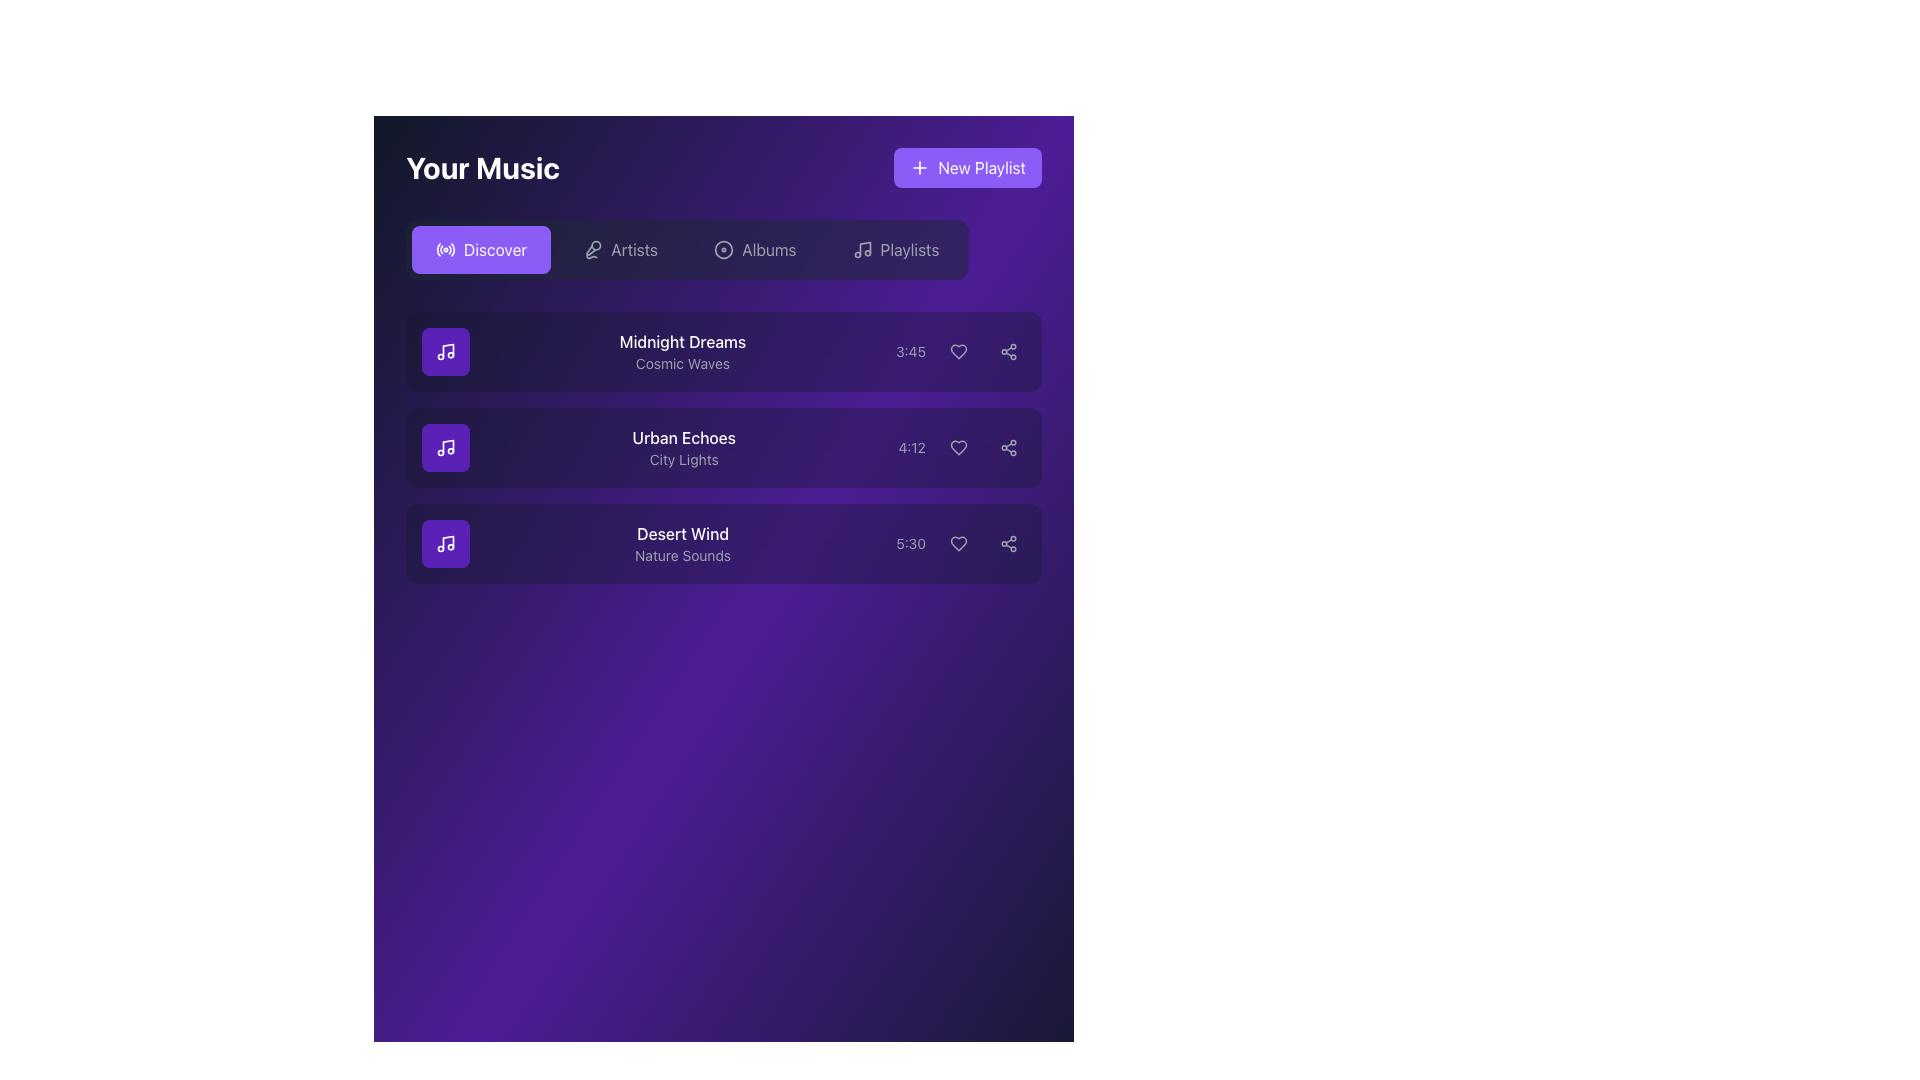 This screenshot has height=1080, width=1920. Describe the element at coordinates (895, 249) in the screenshot. I see `the 'Playlists' button, which is a rectangular button with a music note icon and light gray text, located in the top-right segment of the navigation bar` at that location.